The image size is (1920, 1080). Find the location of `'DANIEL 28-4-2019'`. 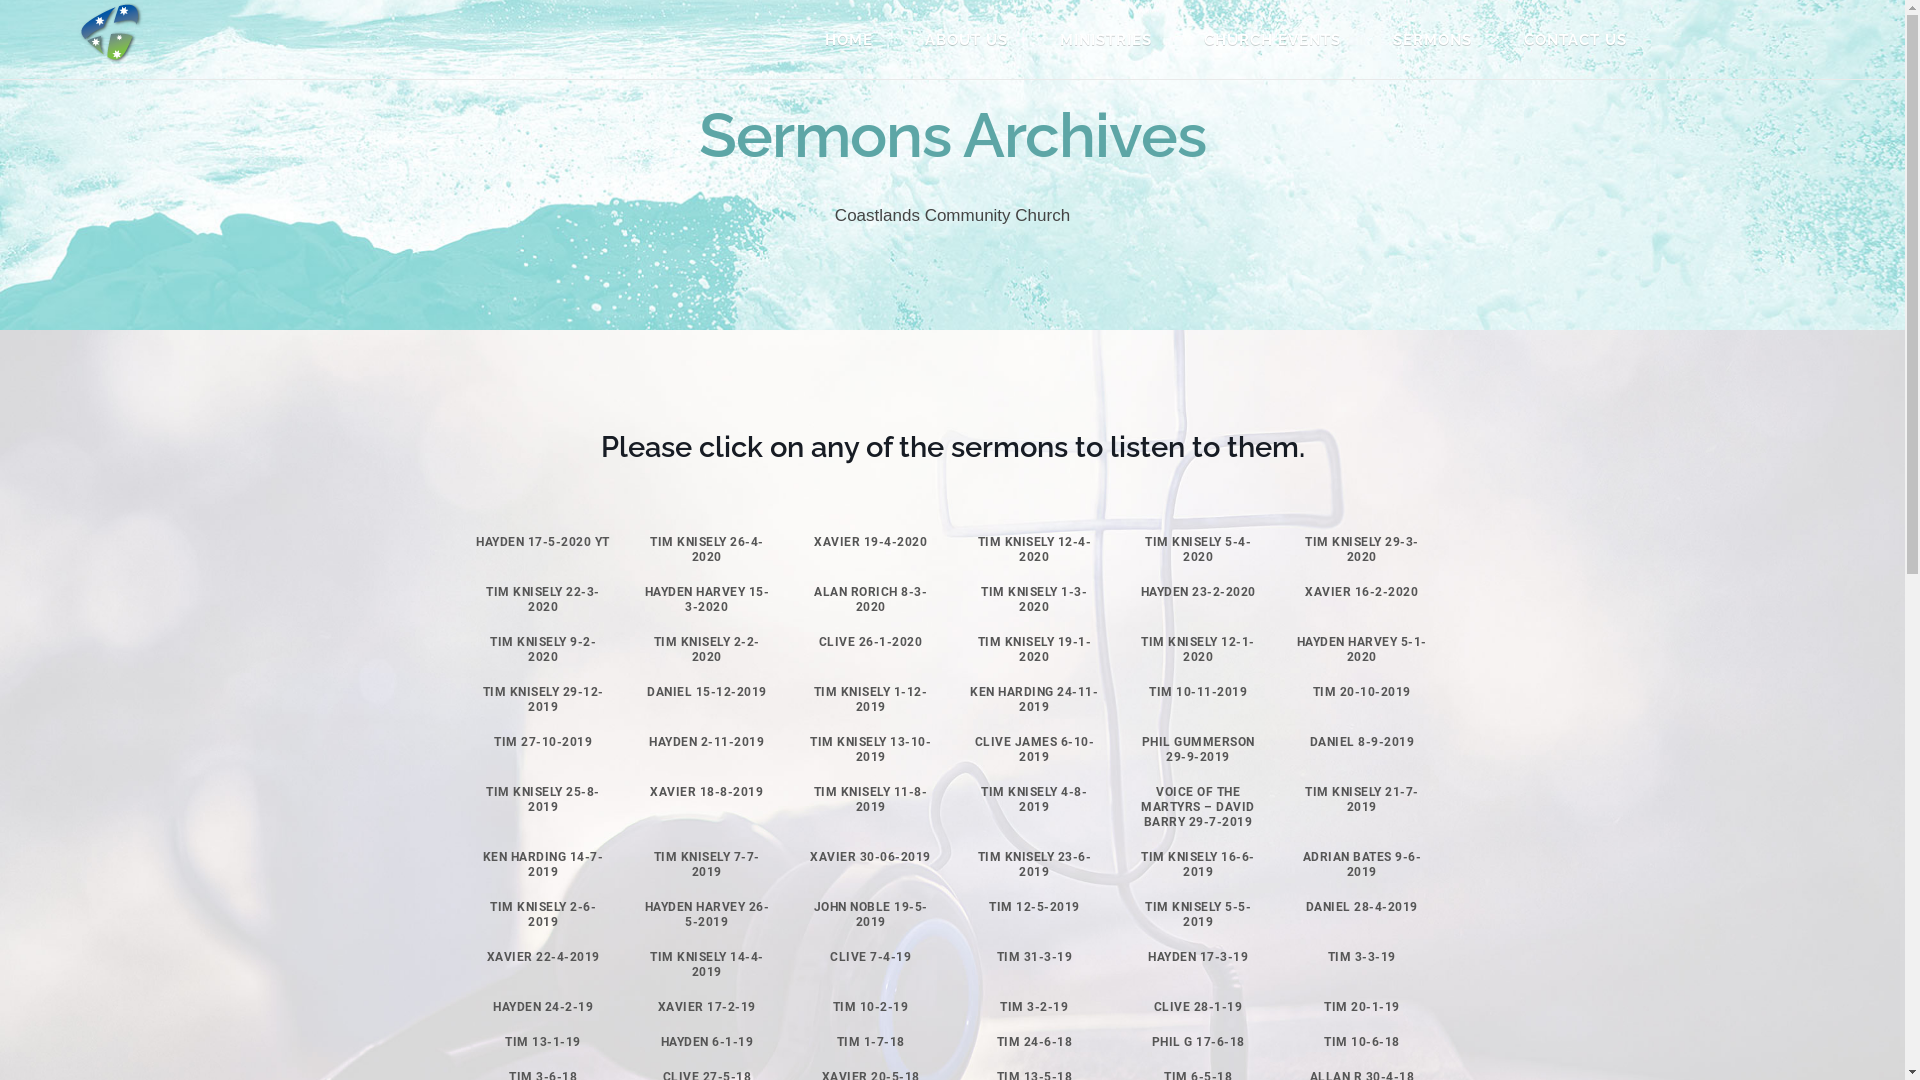

'DANIEL 28-4-2019' is located at coordinates (1361, 906).